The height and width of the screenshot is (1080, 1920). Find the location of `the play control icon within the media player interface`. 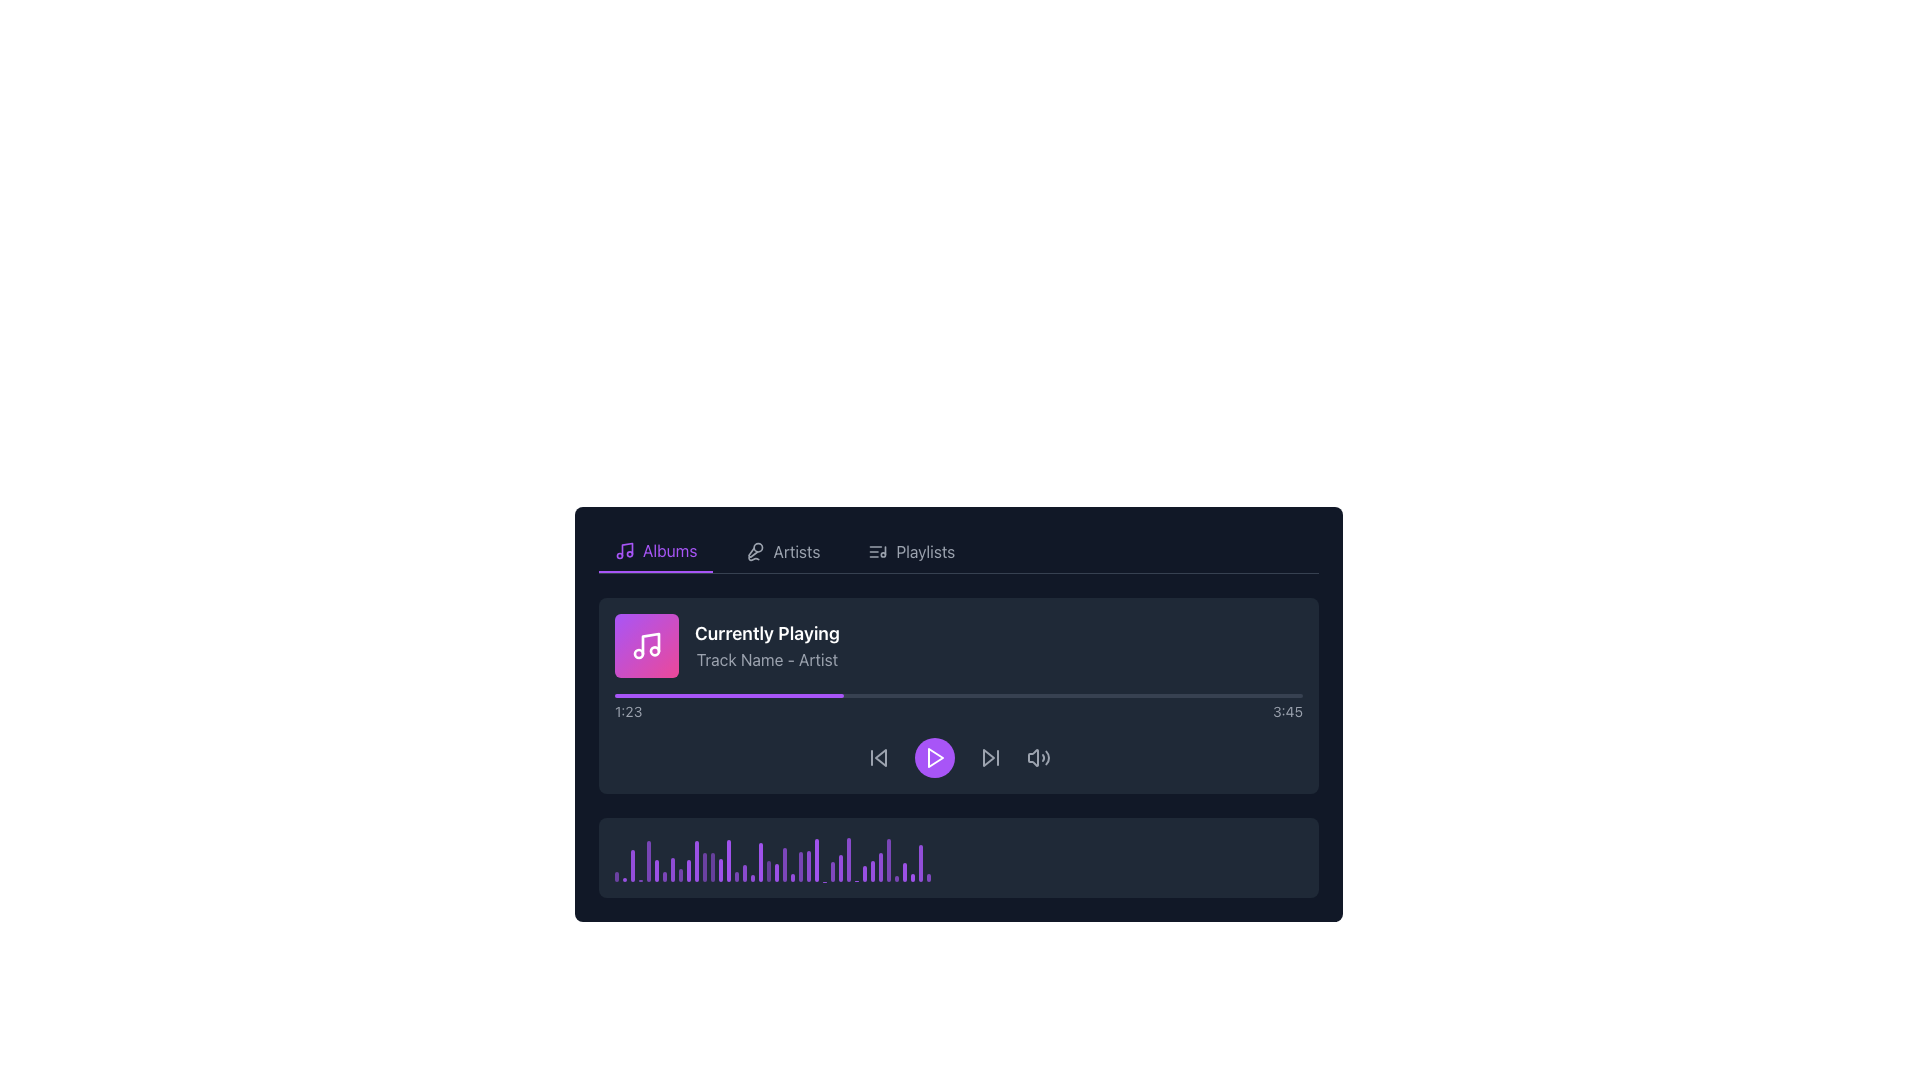

the play control icon within the media player interface is located at coordinates (935, 758).